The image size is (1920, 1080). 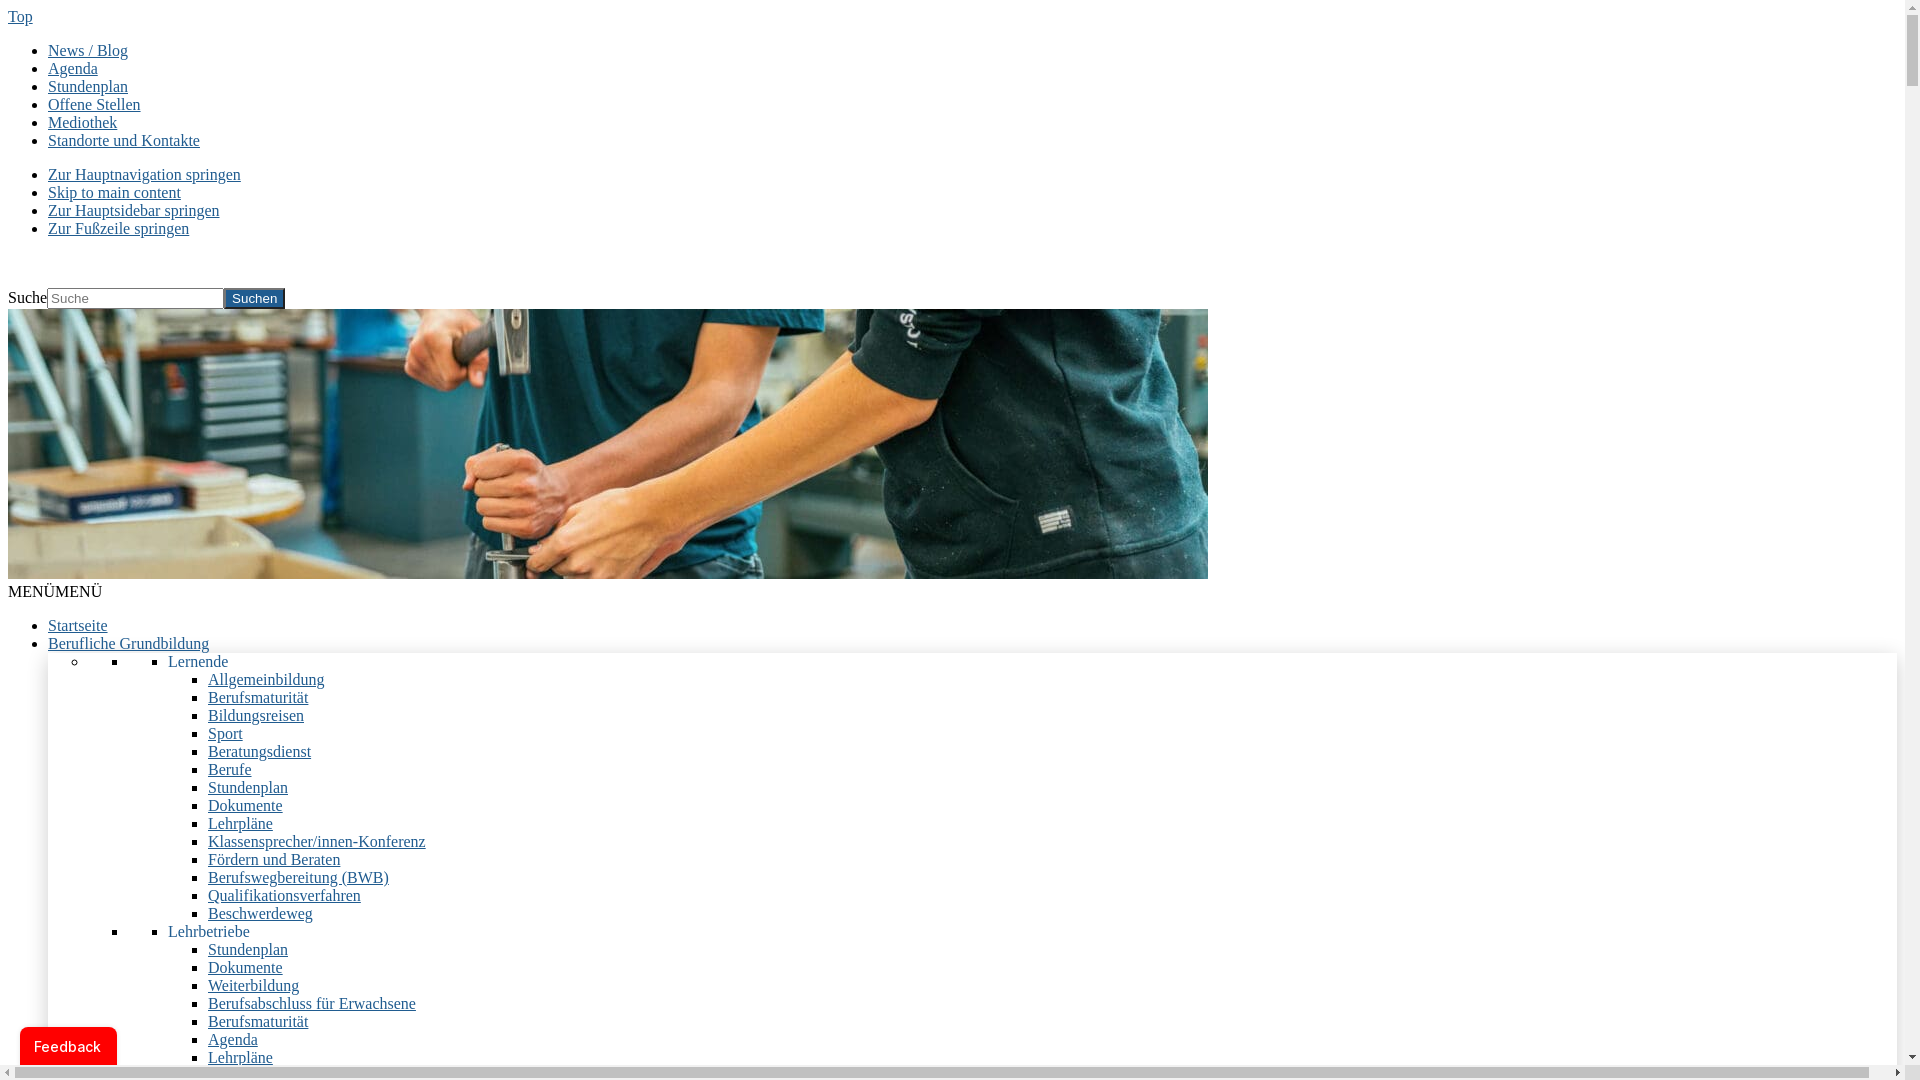 What do you see at coordinates (207, 1038) in the screenshot?
I see `'Agenda'` at bounding box center [207, 1038].